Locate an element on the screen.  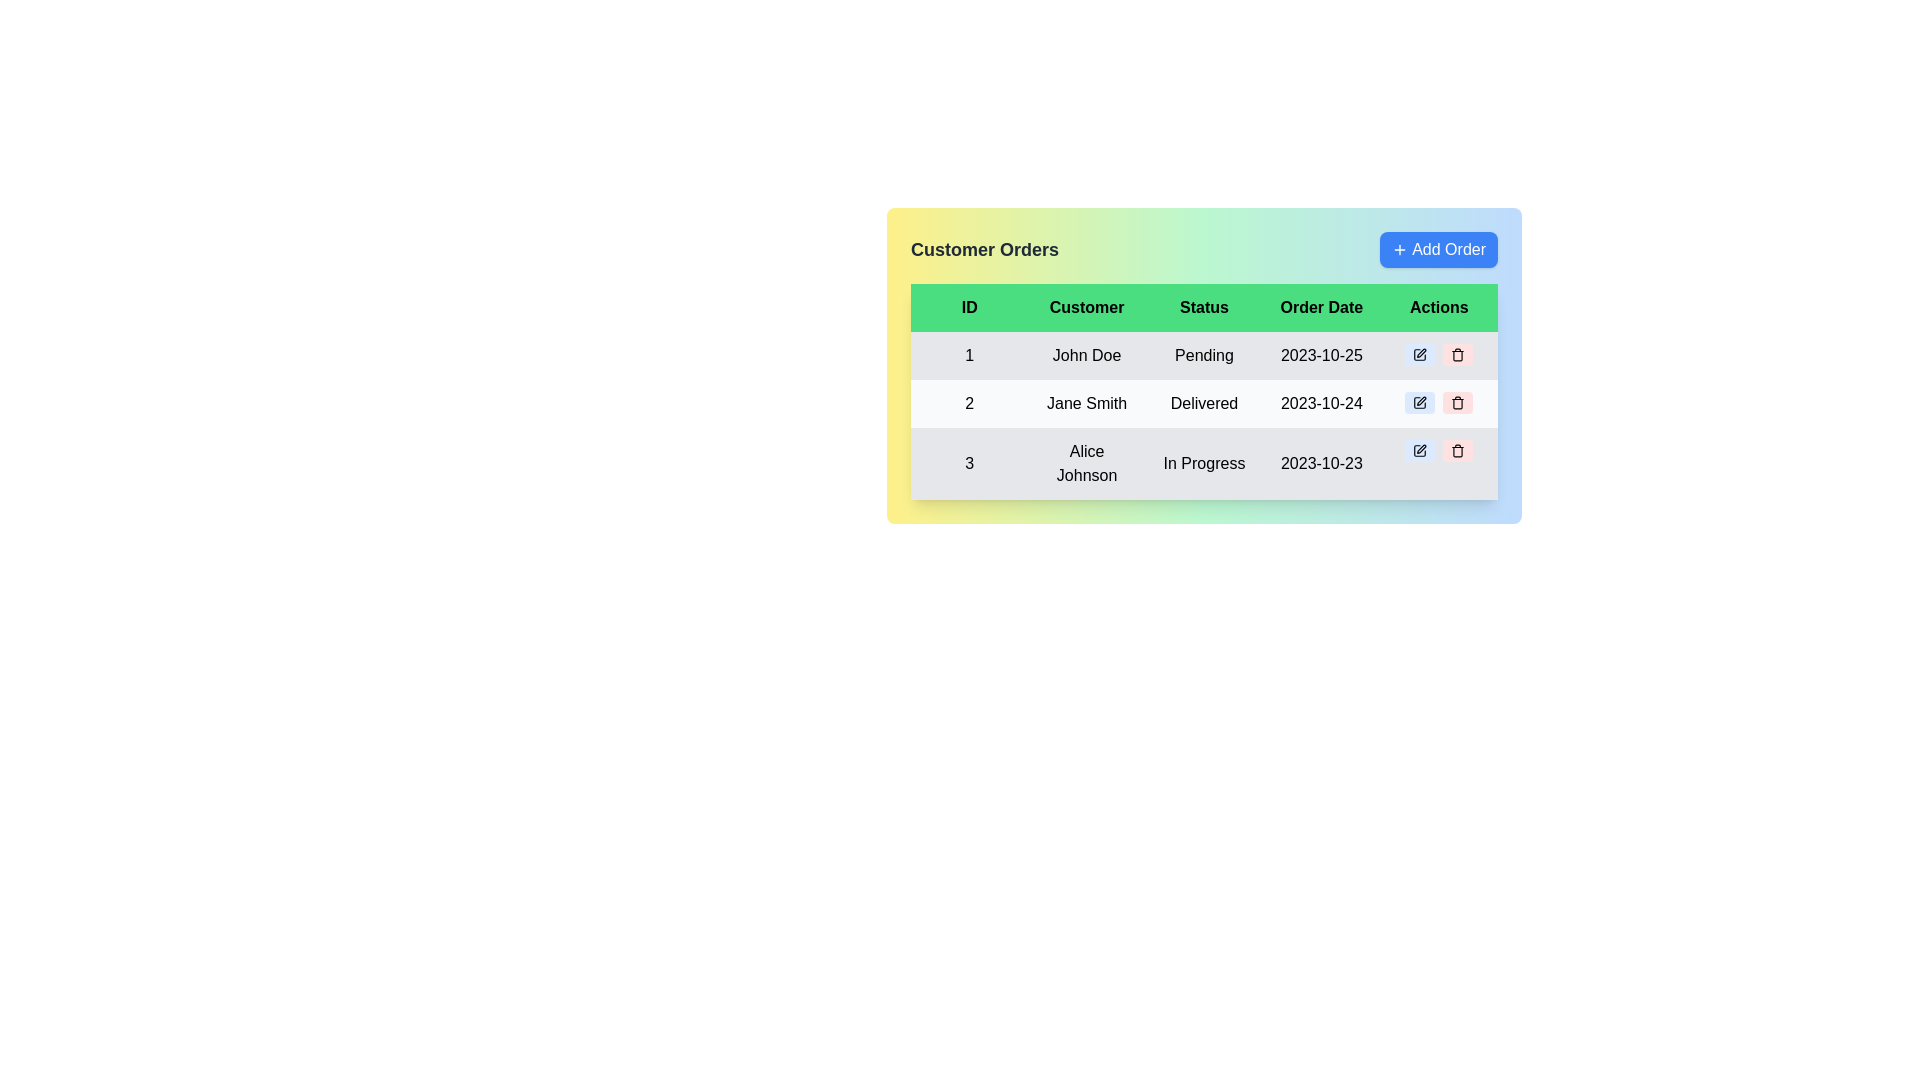
the table cell containing the name 'Alice Johnson' in the third row under the 'Customer' column is located at coordinates (1086, 463).